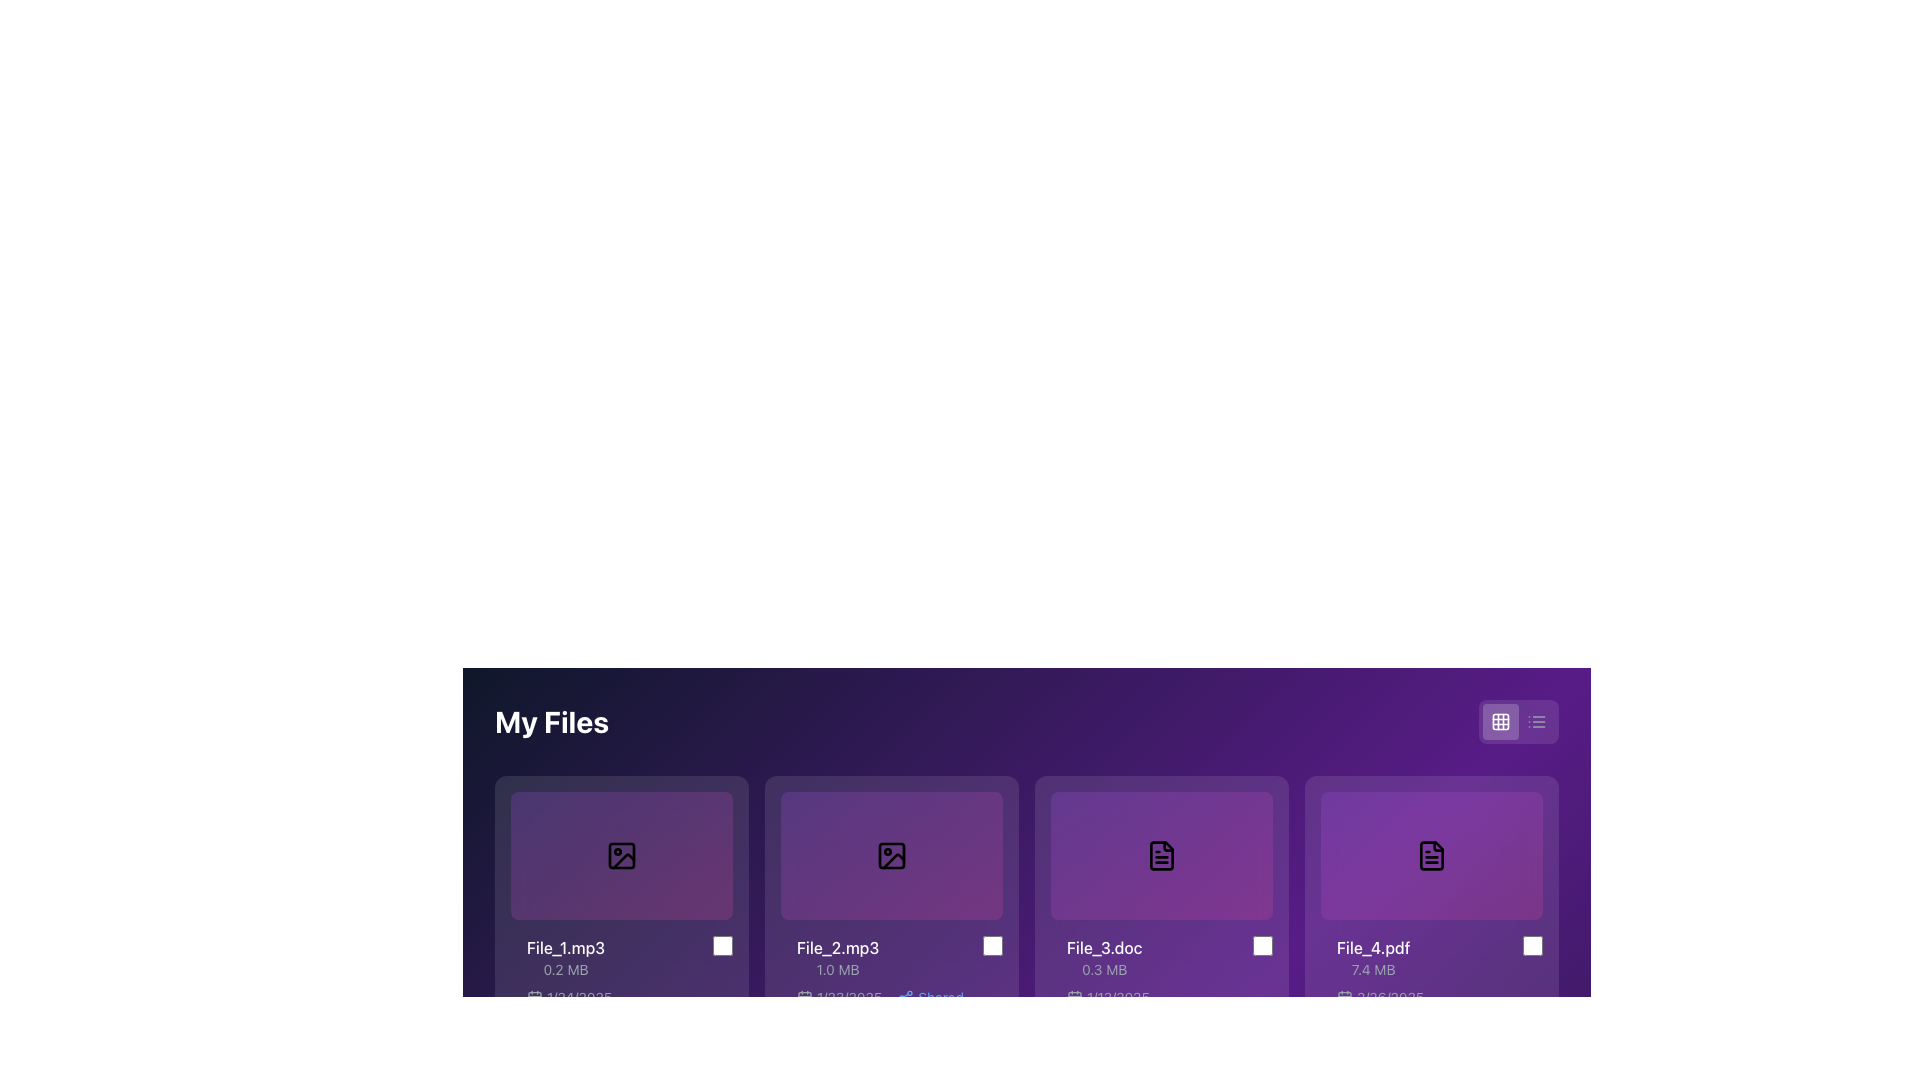 This screenshot has height=1080, width=1920. I want to click on the SVG graphical element located, so click(621, 855).